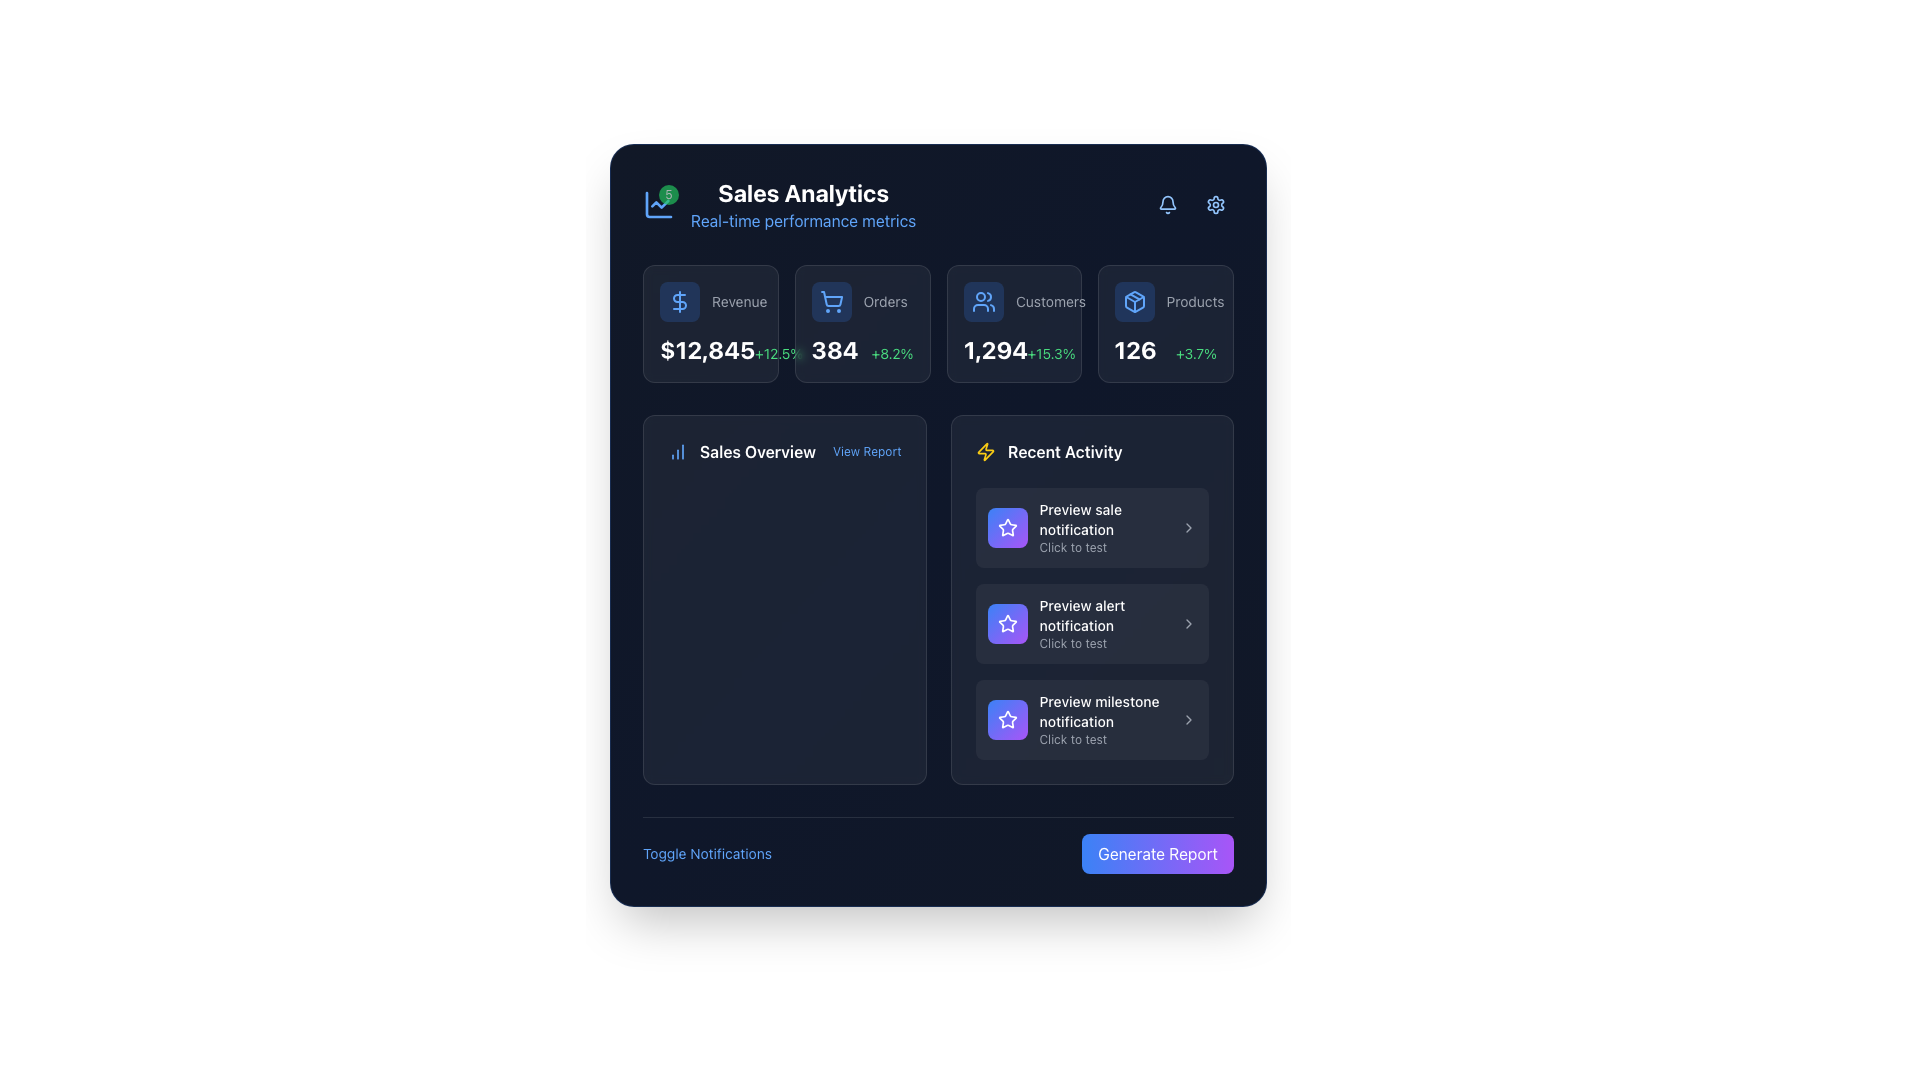 Image resolution: width=1920 pixels, height=1080 pixels. What do you see at coordinates (707, 349) in the screenshot?
I see `numerical value displayed in the bold, large white text labeled '$12,845' on the Revenue card located on the dashboard` at bounding box center [707, 349].